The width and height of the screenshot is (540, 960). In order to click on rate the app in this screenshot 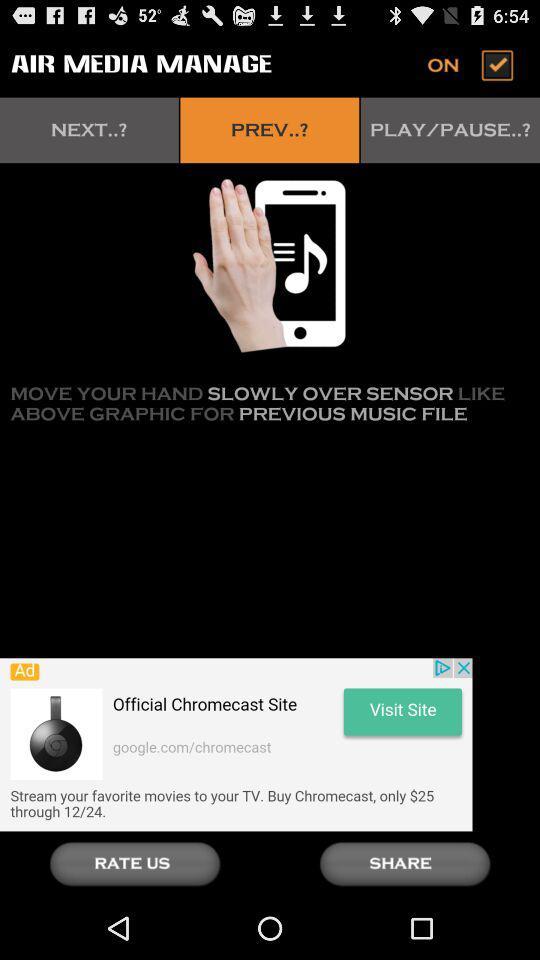, I will do `click(135, 863)`.